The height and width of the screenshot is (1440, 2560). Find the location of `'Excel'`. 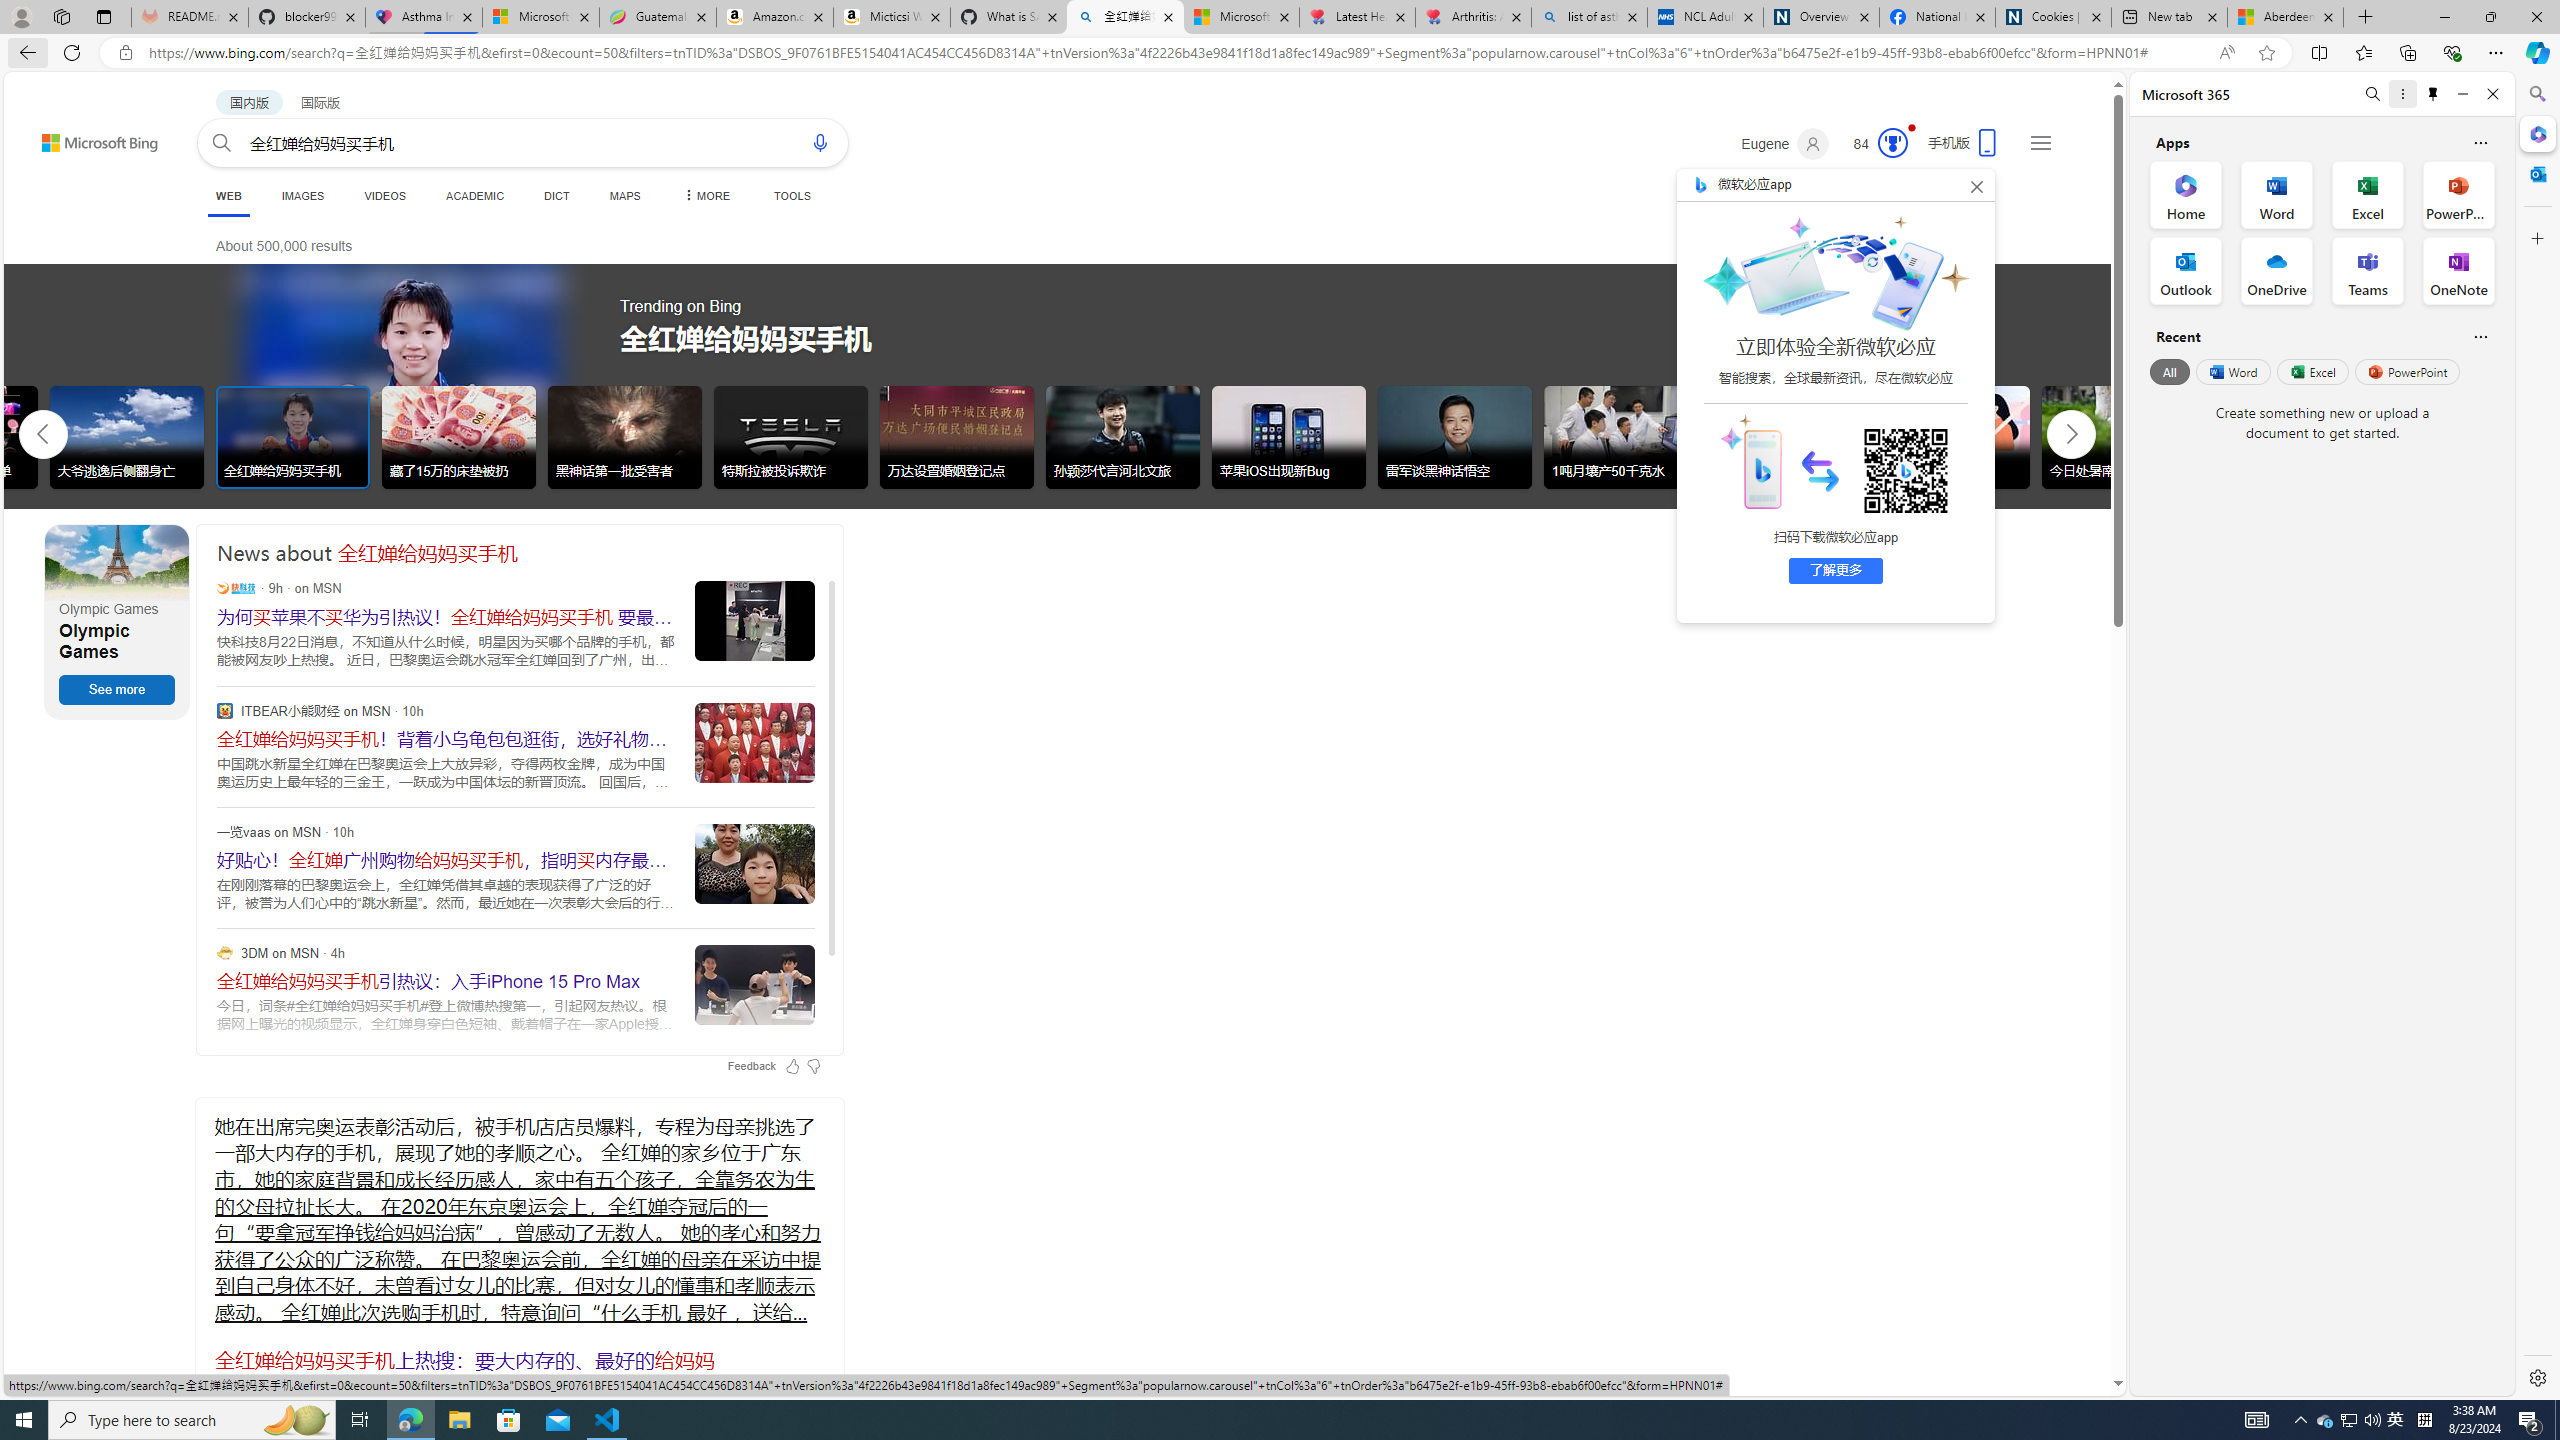

'Excel' is located at coordinates (2311, 371).